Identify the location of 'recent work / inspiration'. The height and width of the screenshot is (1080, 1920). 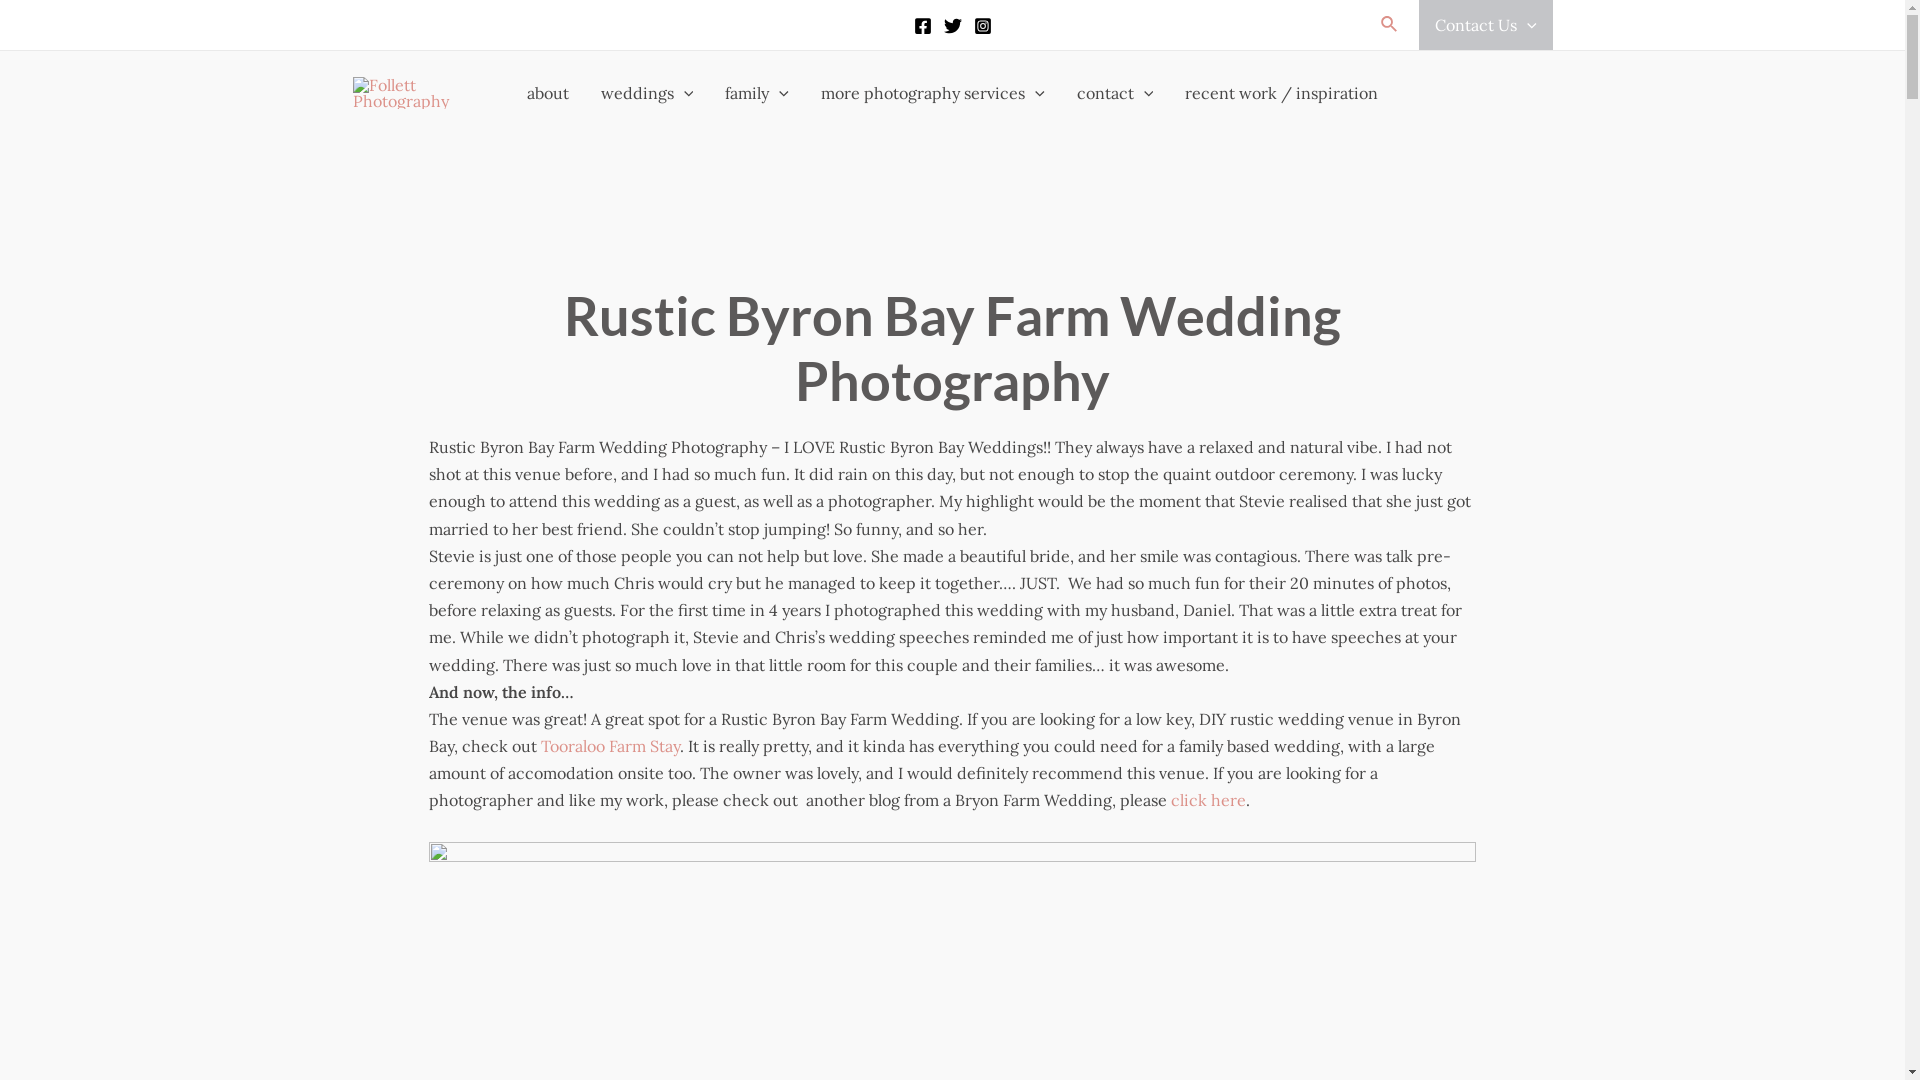
(1281, 92).